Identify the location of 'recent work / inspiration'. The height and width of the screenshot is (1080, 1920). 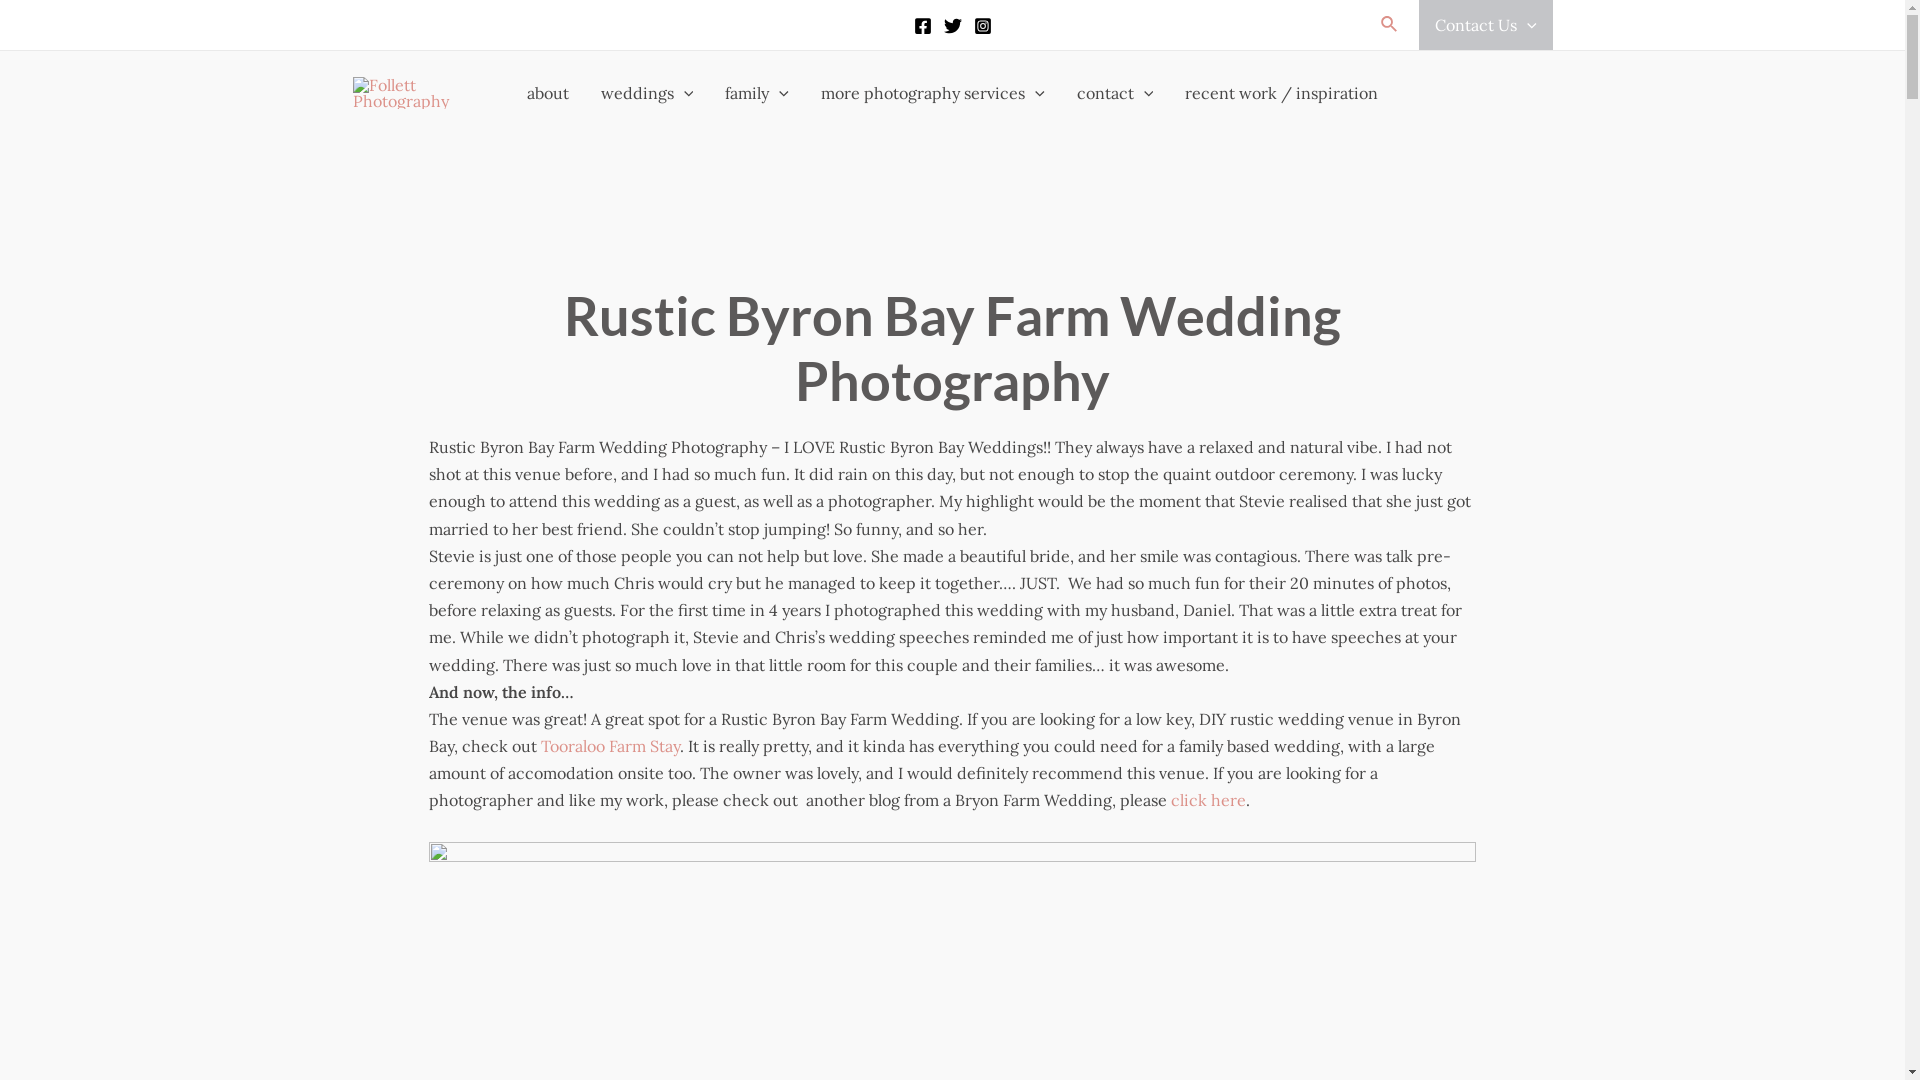
(1281, 92).